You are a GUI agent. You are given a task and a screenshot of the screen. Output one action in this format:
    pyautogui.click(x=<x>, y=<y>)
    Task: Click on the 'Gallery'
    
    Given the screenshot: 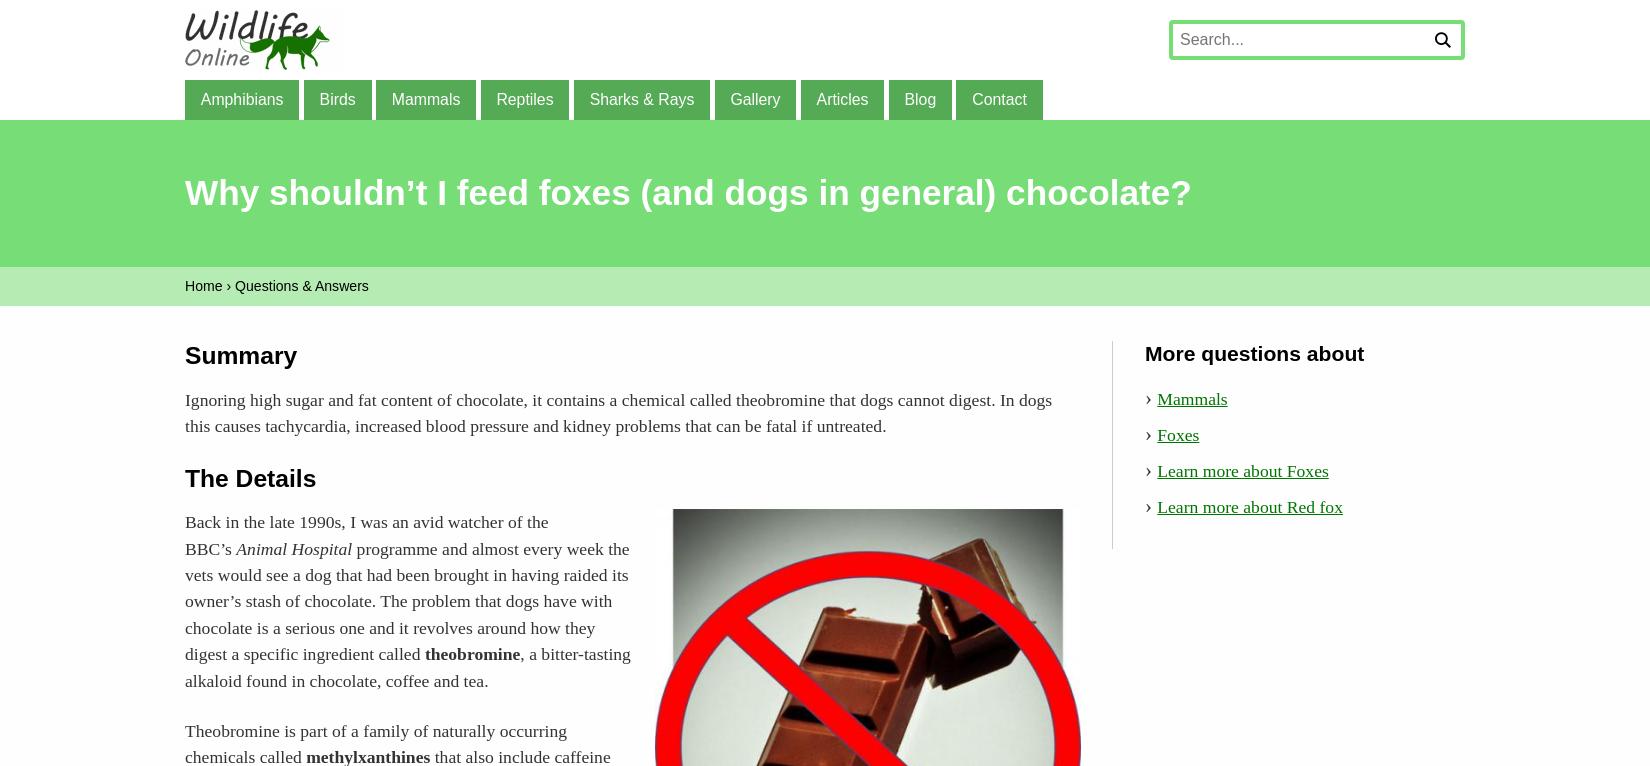 What is the action you would take?
    pyautogui.click(x=754, y=97)
    